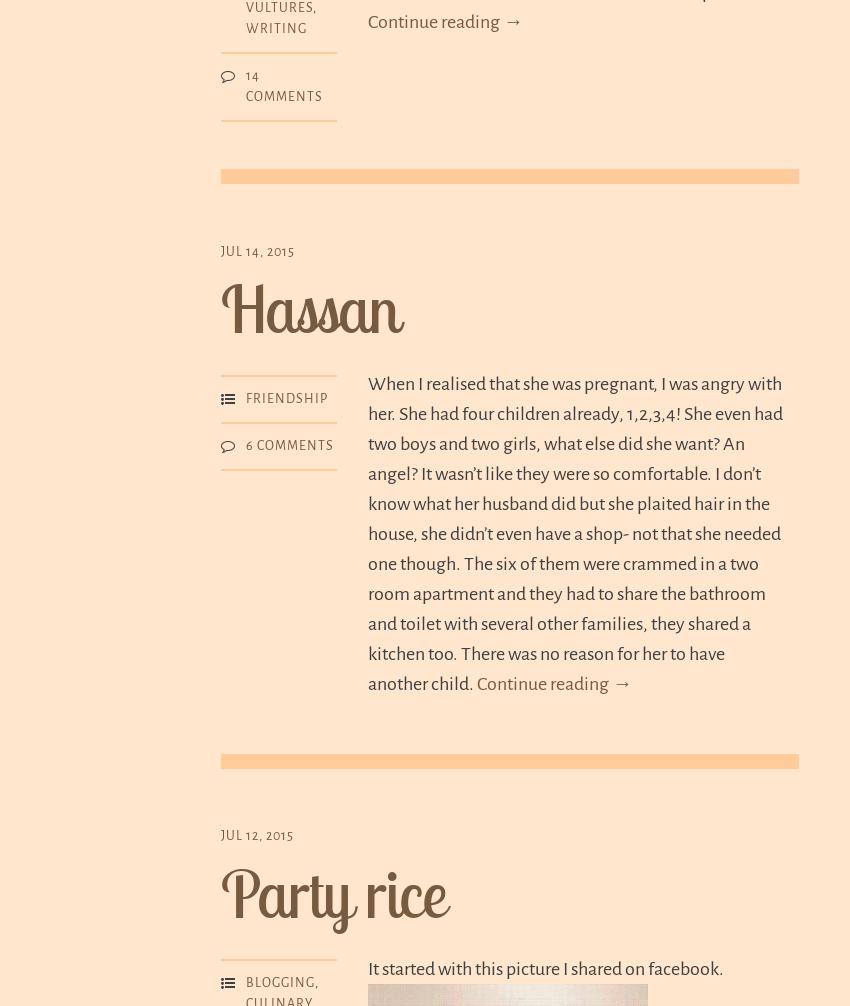 The width and height of the screenshot is (850, 1006). Describe the element at coordinates (309, 308) in the screenshot. I see `'Hassan'` at that location.